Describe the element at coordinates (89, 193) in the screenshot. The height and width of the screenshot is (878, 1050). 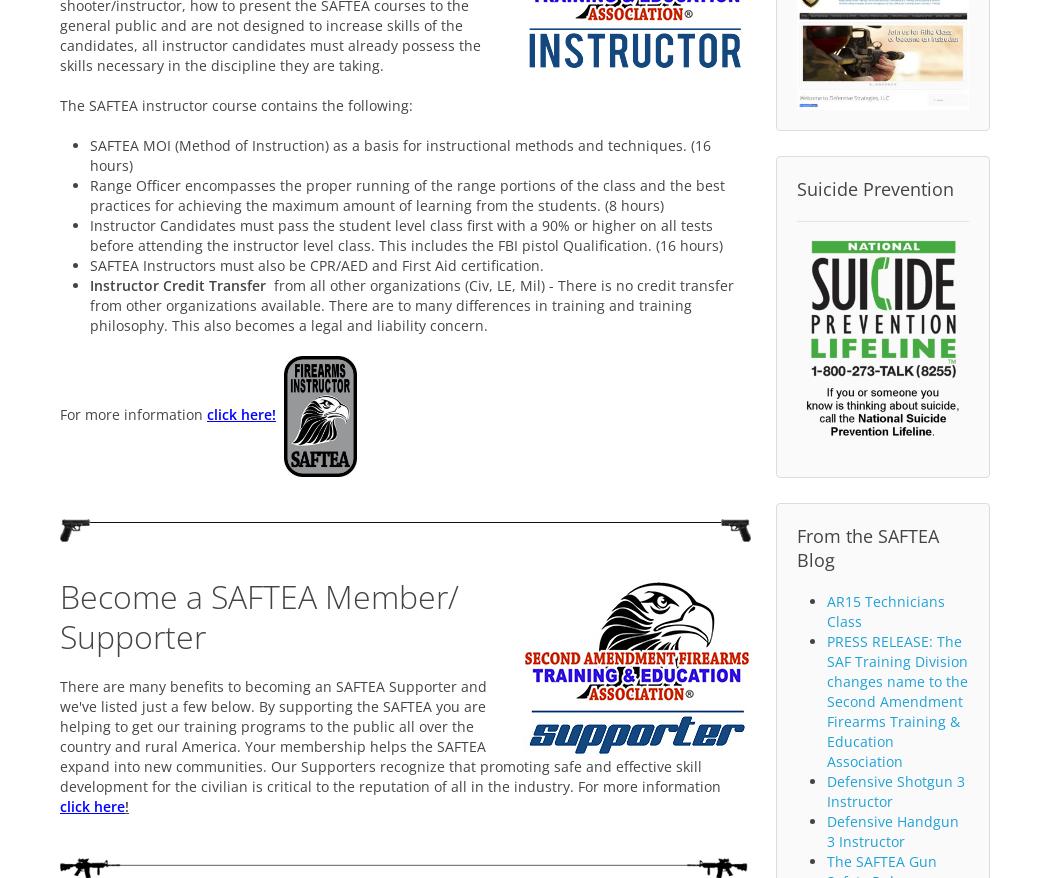
I see `'Range Officer encompasses the proper running of the range portions of the class and the best practices for achieving the maximum amount of learning from the students. (8 hours)'` at that location.